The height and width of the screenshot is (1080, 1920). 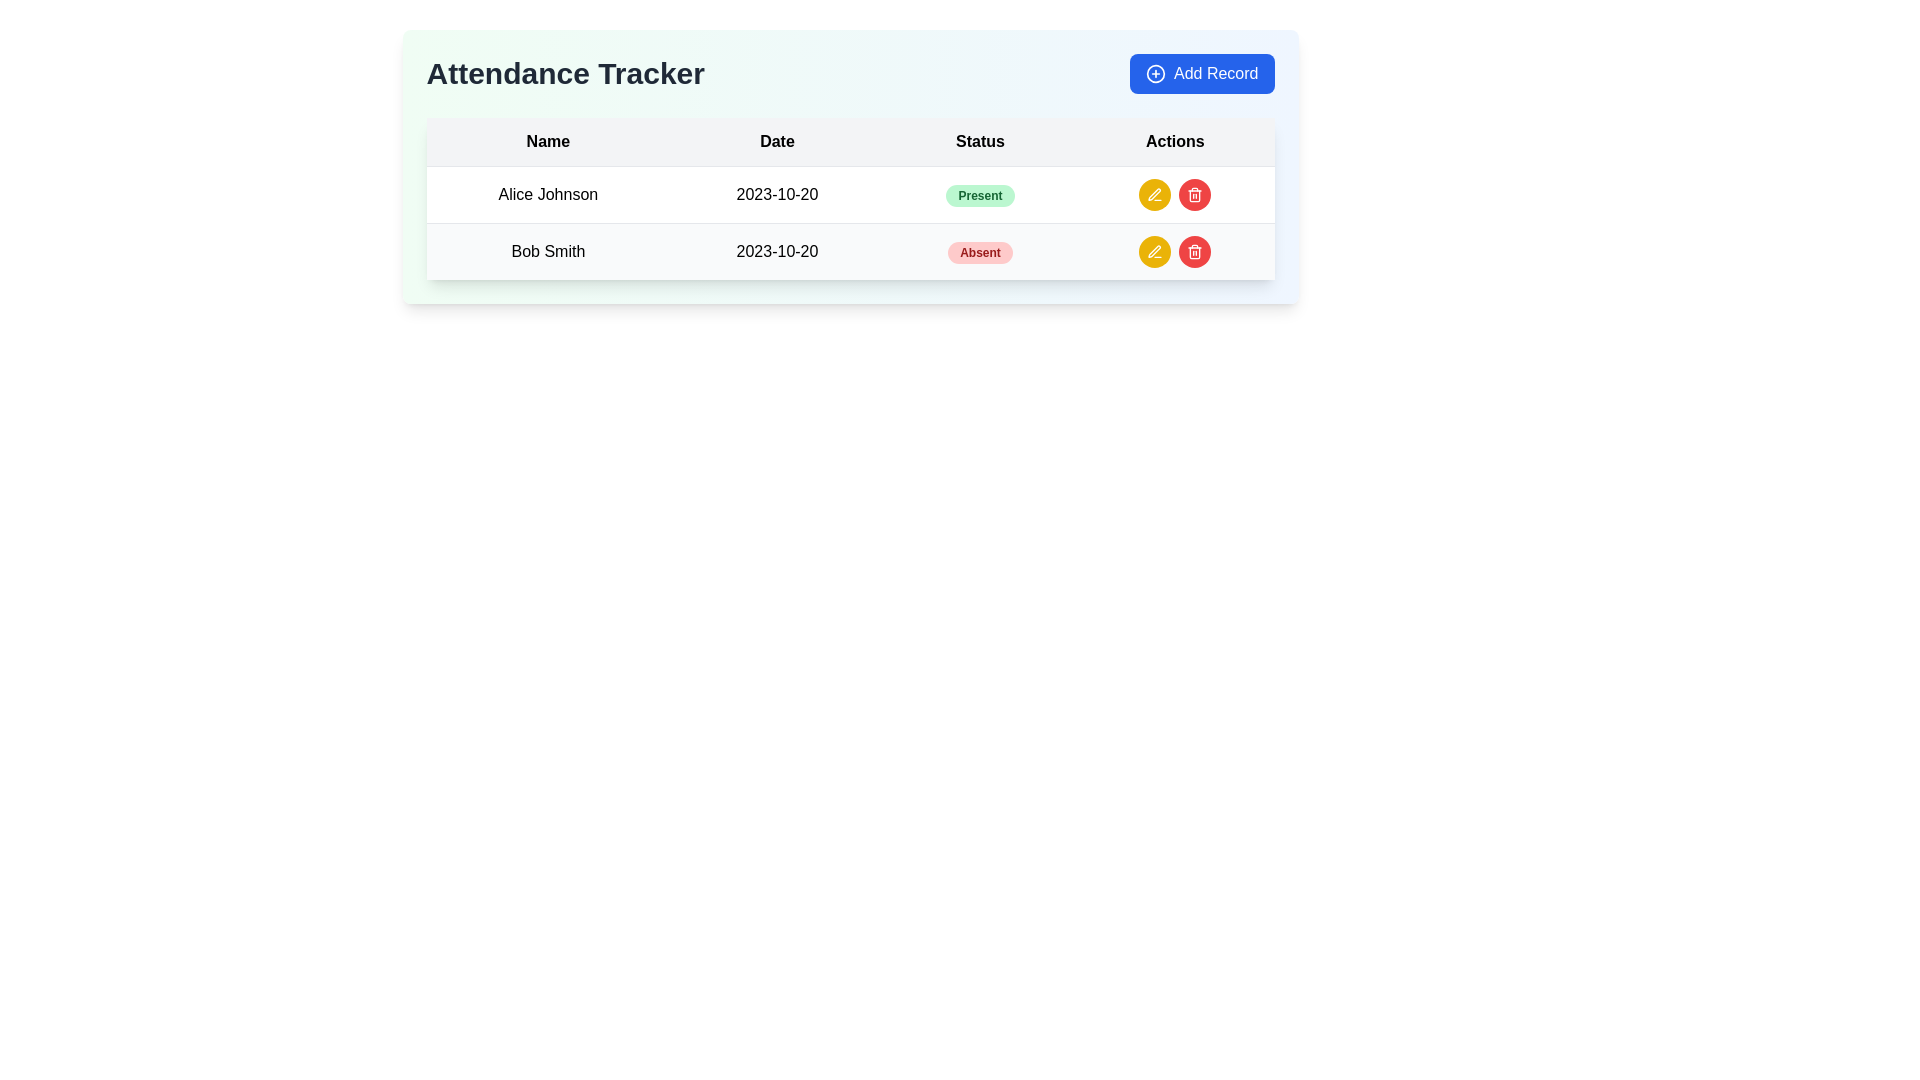 What do you see at coordinates (1155, 250) in the screenshot?
I see `the pencil icon button in the Actions column of the second row of the Attendance Tracker table` at bounding box center [1155, 250].